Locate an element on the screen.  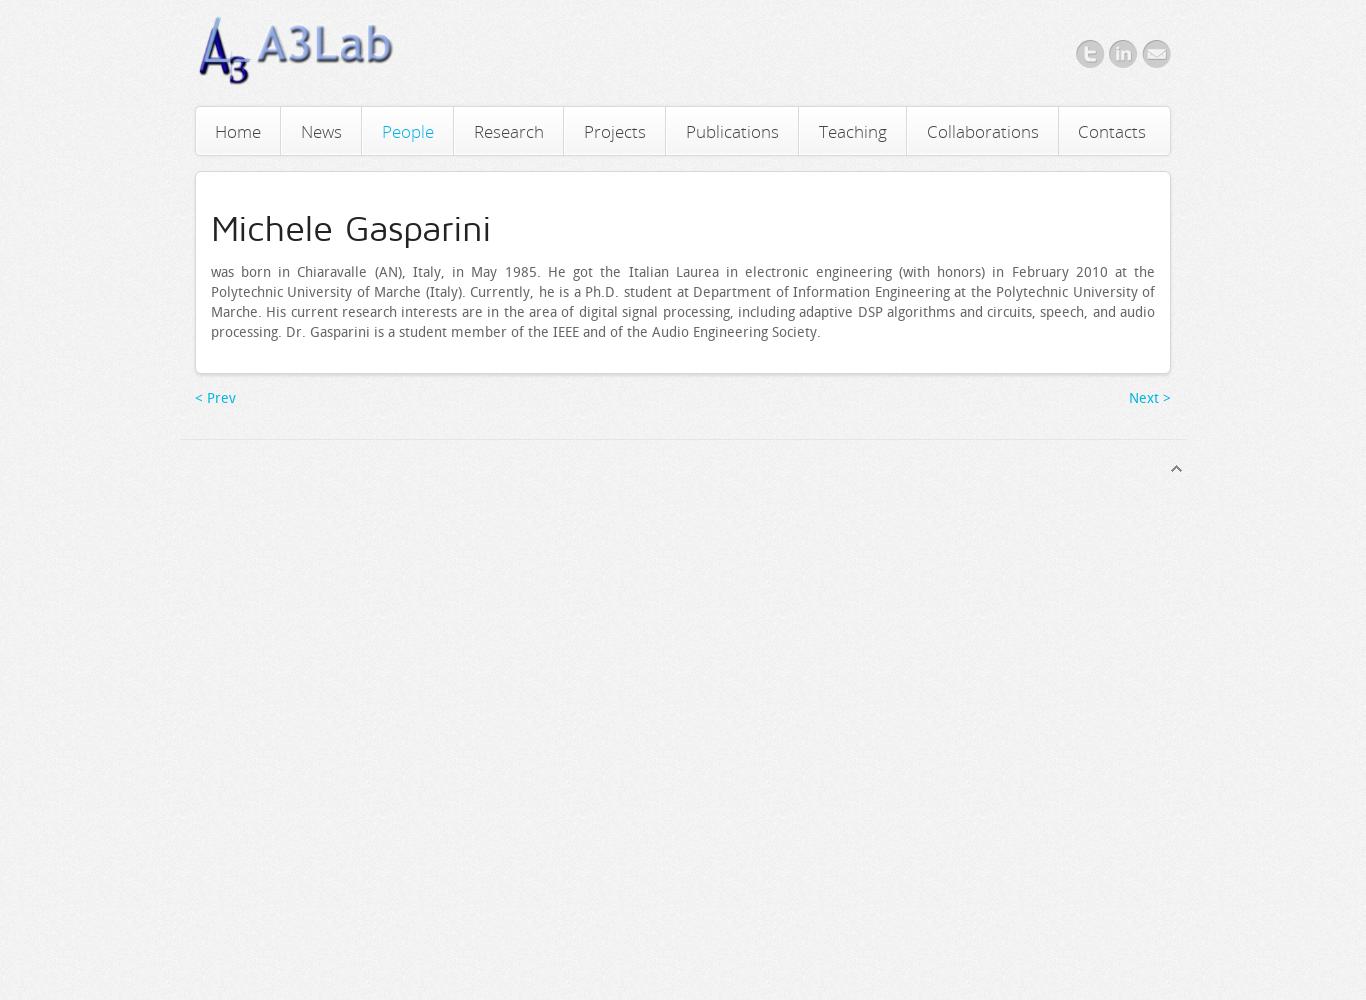
'was born in Chiaravalle (AN), Italy, in May 1985. He got the Italian Laurea in electronic engineering (with honors) in February 2010 at the Polytechnic University of Marche (Italy). Currently, he is a Ph.D. student at Department of Information Engineering at the Polytechnic University of Marche. His current research interests are in the area of digital signal processing, including adaptive DSP algorithms and circuits, speech, and audio processing. Dr. Gasparini is a student member of the IEEE and of the Audio Engineering Society.' is located at coordinates (681, 302).